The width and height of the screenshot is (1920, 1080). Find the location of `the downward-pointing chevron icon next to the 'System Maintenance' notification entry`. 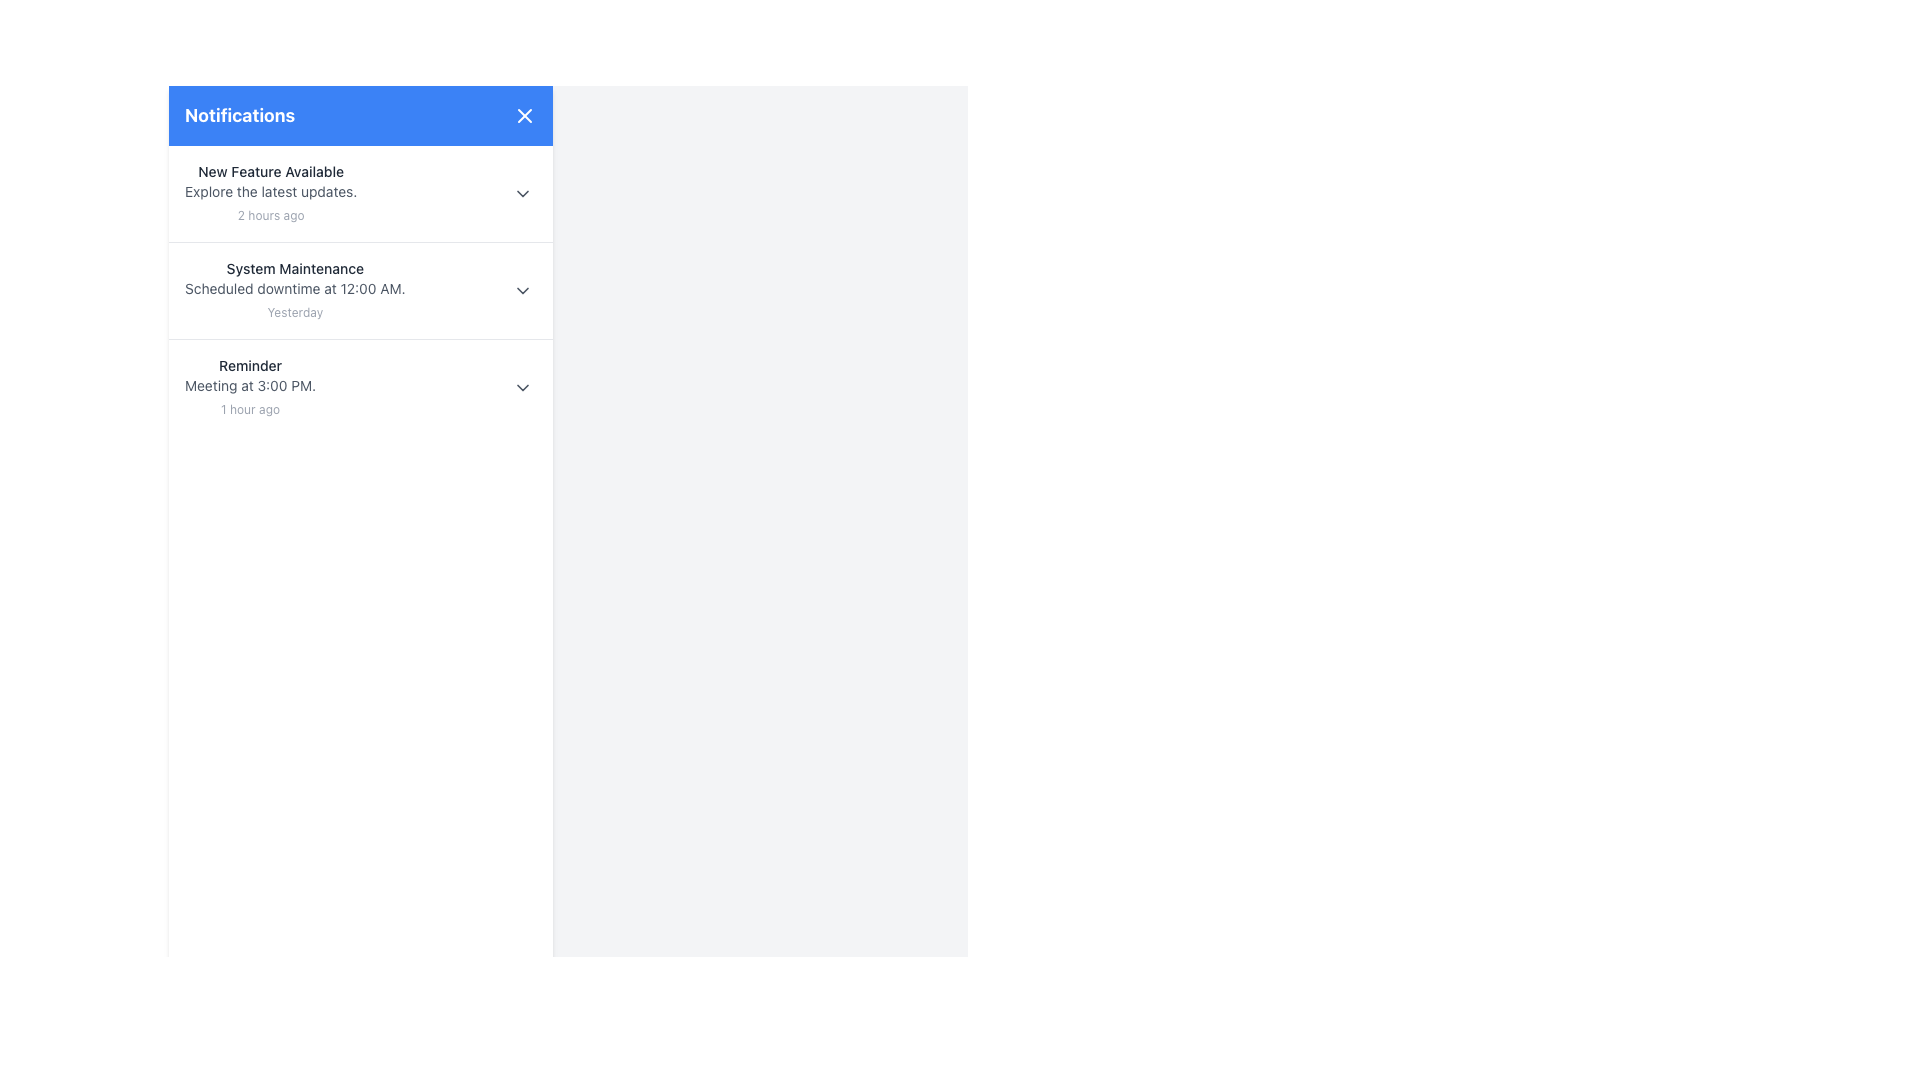

the downward-pointing chevron icon next to the 'System Maintenance' notification entry is located at coordinates (523, 290).